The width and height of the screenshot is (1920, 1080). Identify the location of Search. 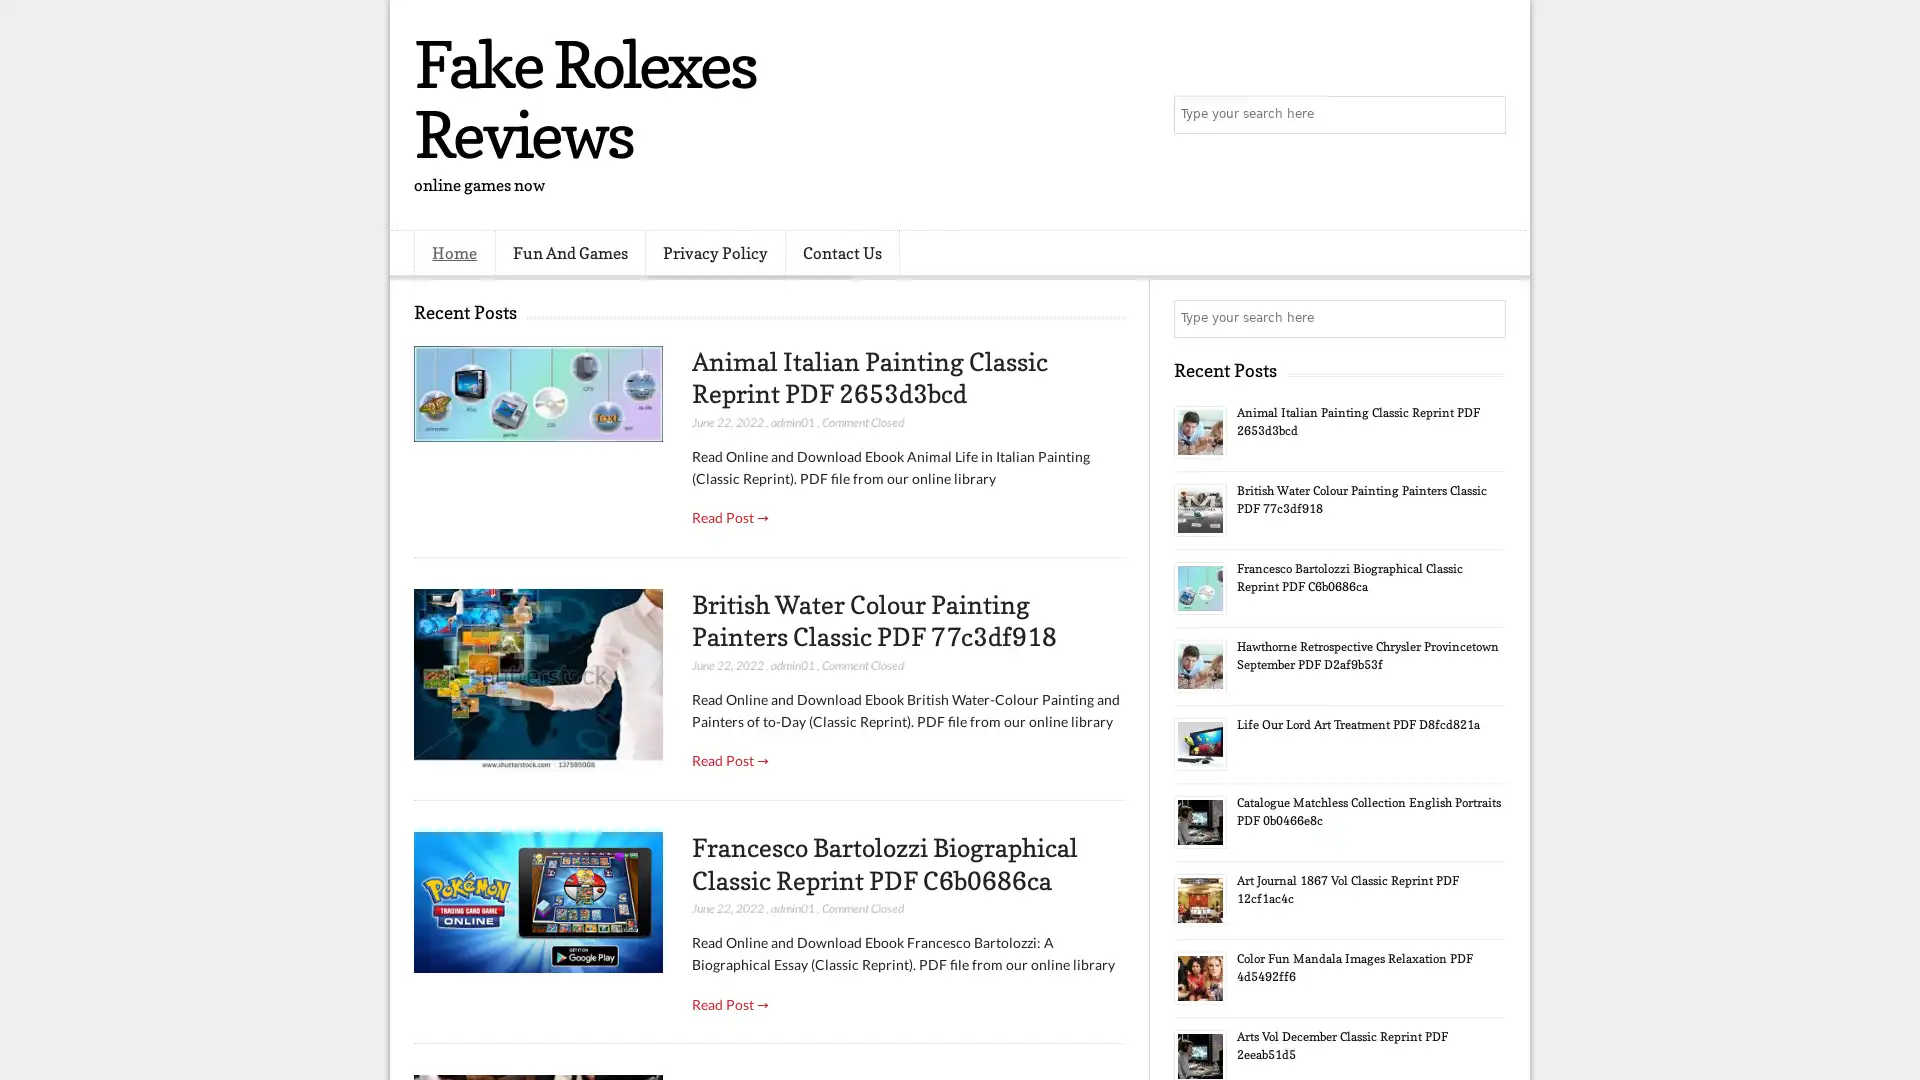
(1485, 115).